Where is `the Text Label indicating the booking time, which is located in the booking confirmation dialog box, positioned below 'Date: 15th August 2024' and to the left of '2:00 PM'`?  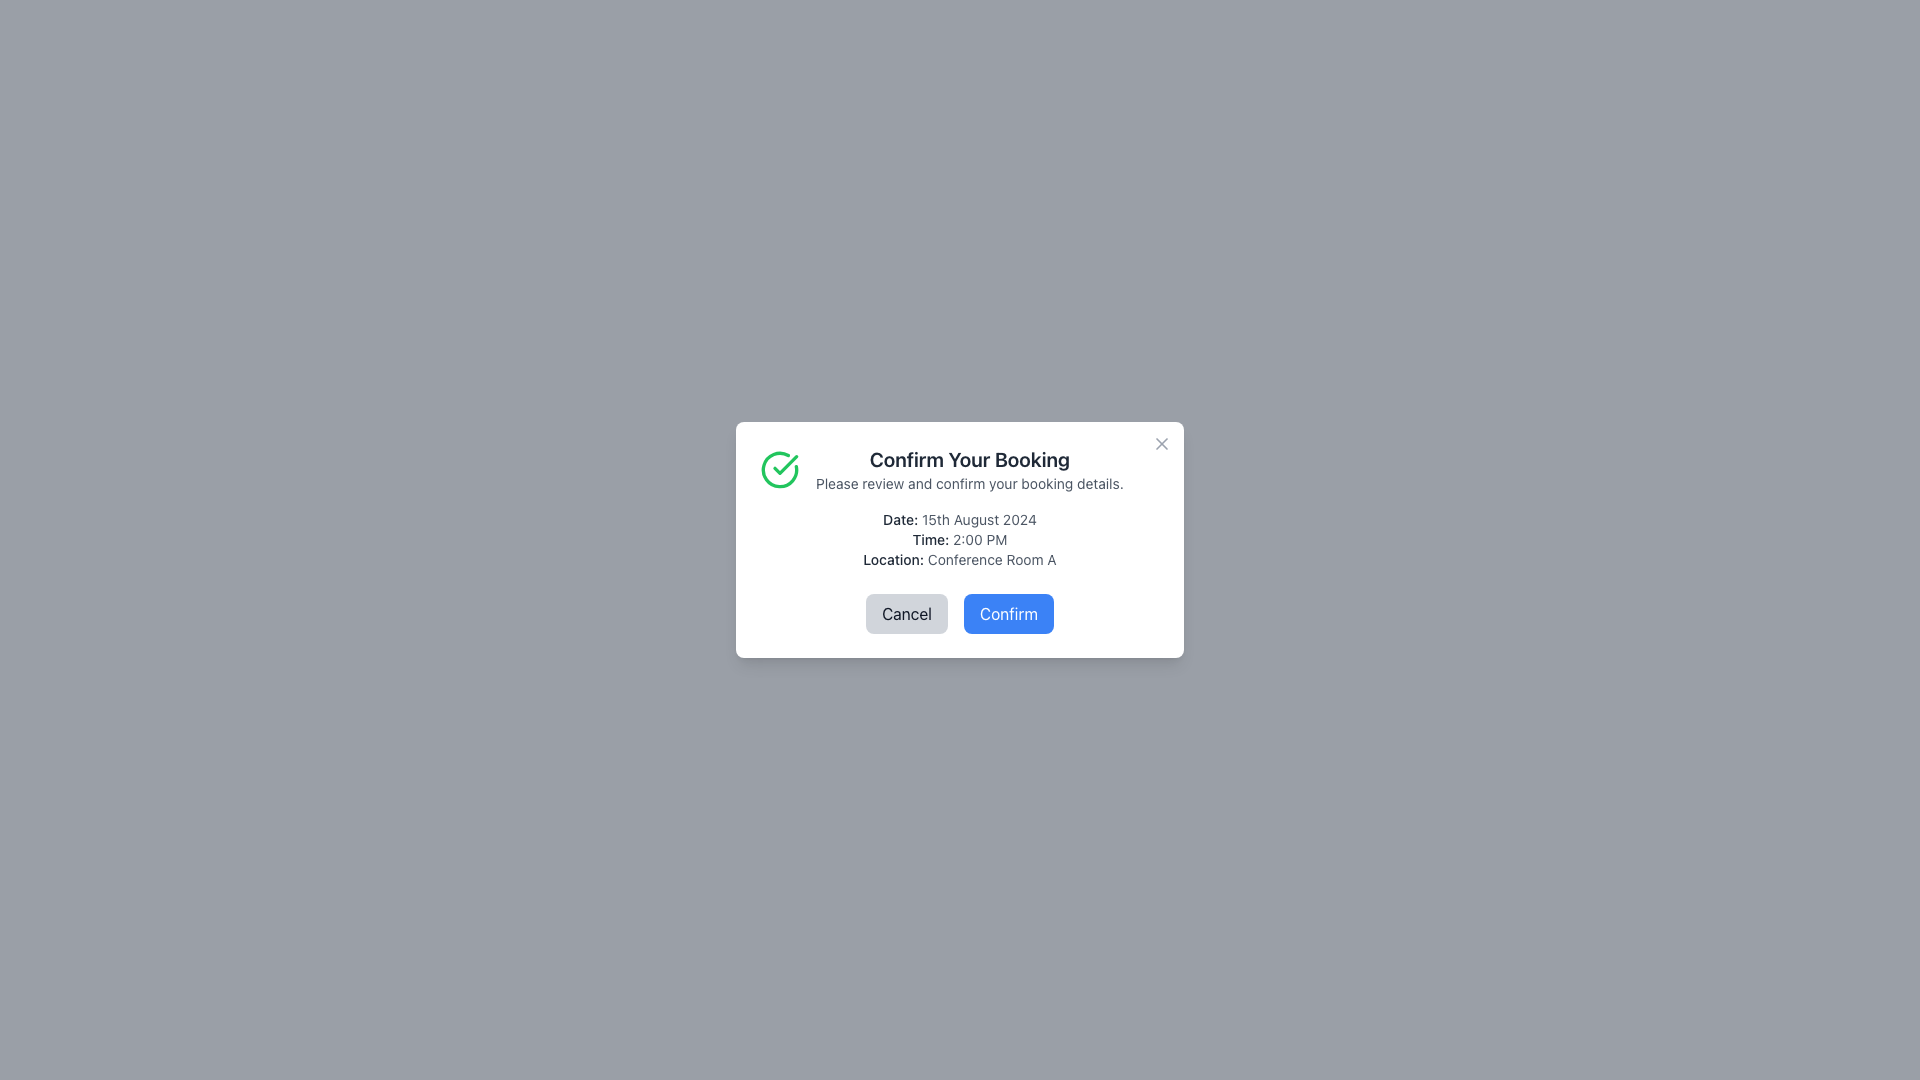
the Text Label indicating the booking time, which is located in the booking confirmation dialog box, positioned below 'Date: 15th August 2024' and to the left of '2:00 PM' is located at coordinates (930, 538).